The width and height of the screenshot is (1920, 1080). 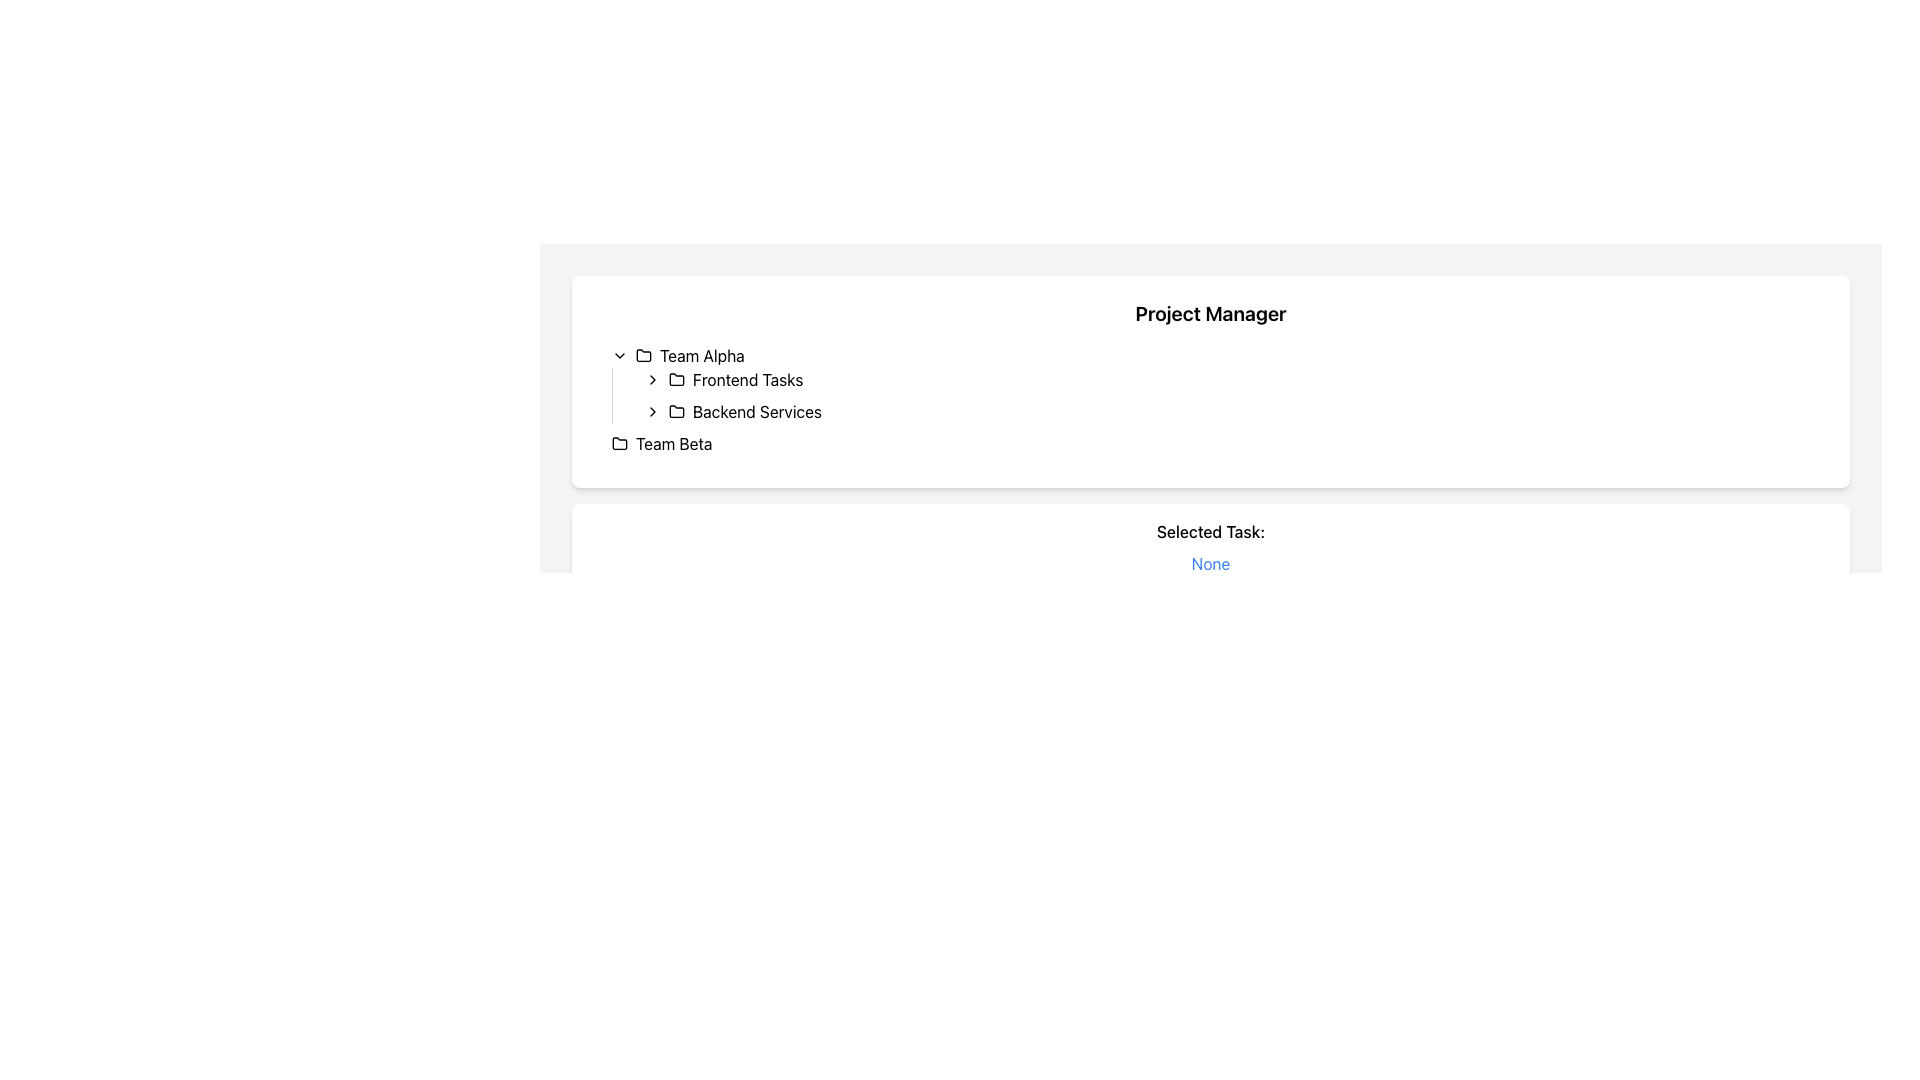 What do you see at coordinates (643, 354) in the screenshot?
I see `the folder icon located to the right of the text 'Team Alpha' in the tree structure sidebar` at bounding box center [643, 354].